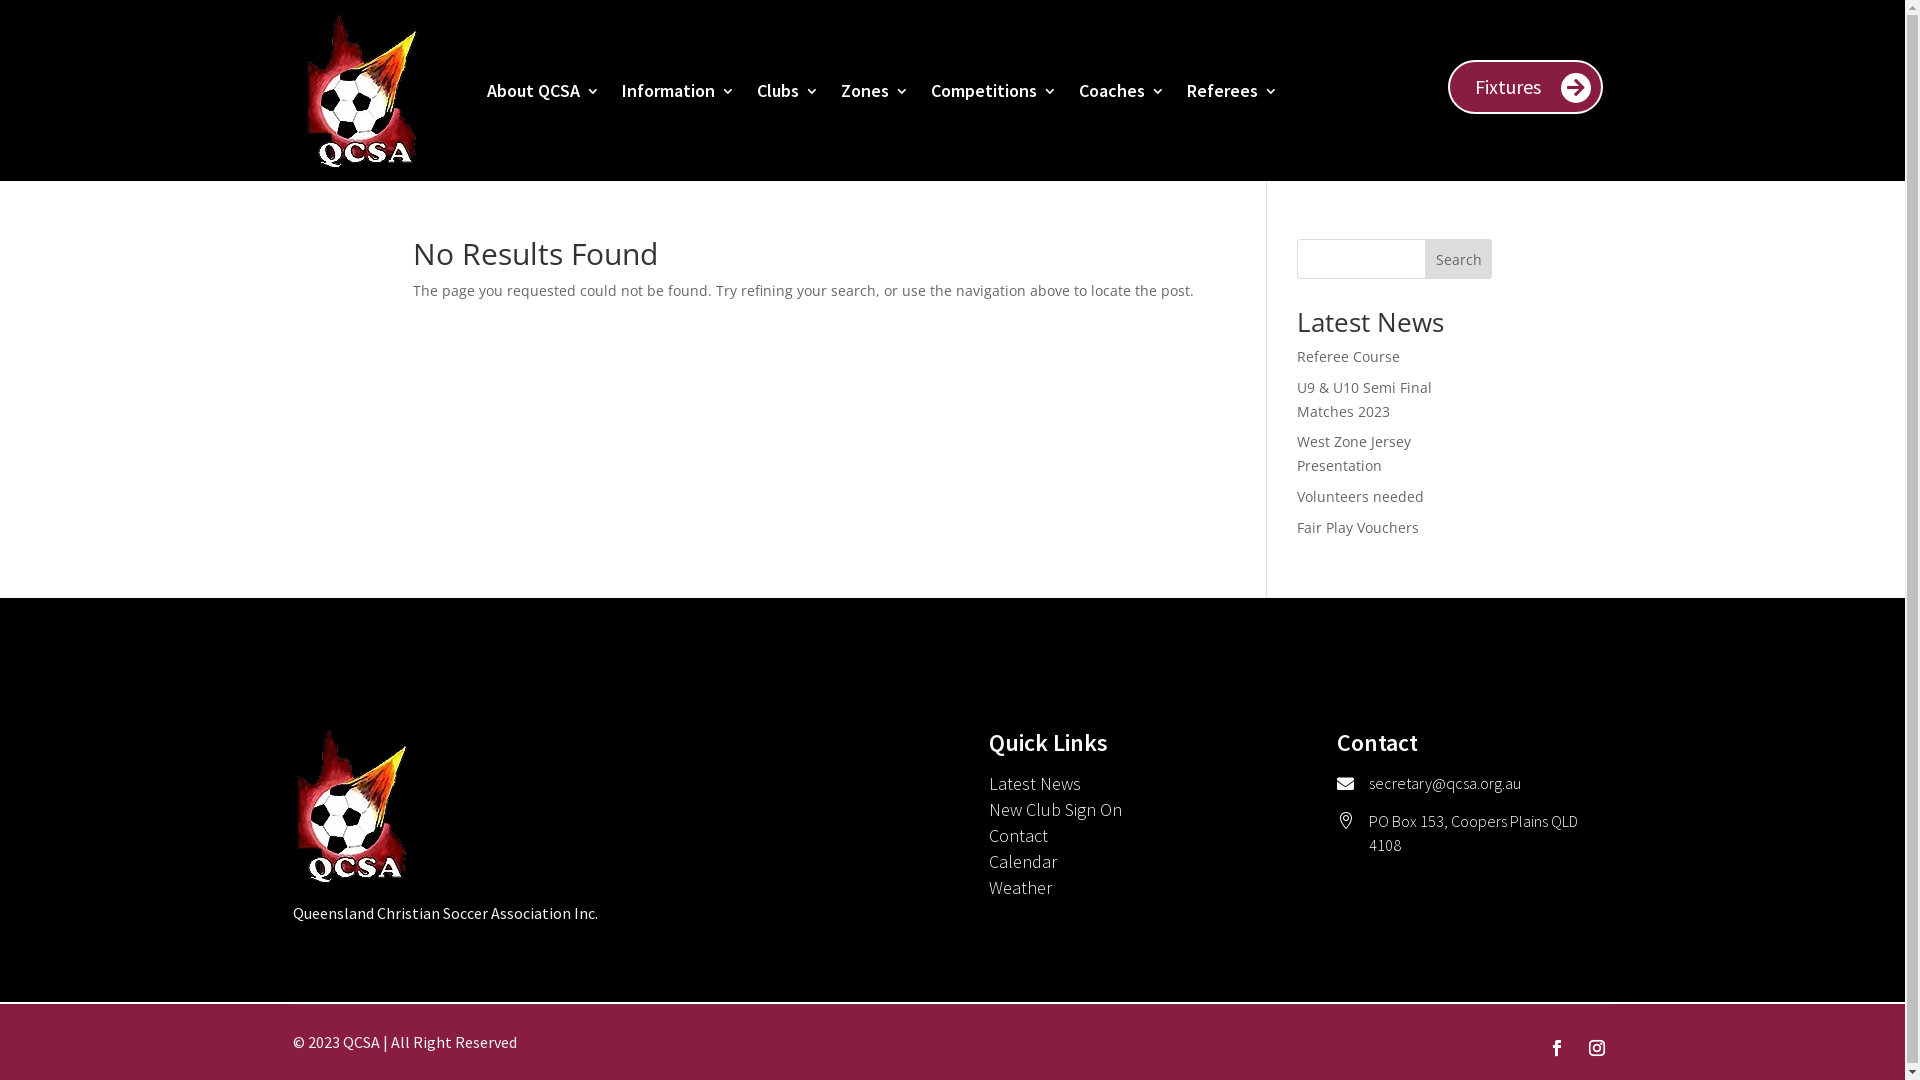 This screenshot has width=1920, height=1080. Describe the element at coordinates (873, 90) in the screenshot. I see `'Zones'` at that location.